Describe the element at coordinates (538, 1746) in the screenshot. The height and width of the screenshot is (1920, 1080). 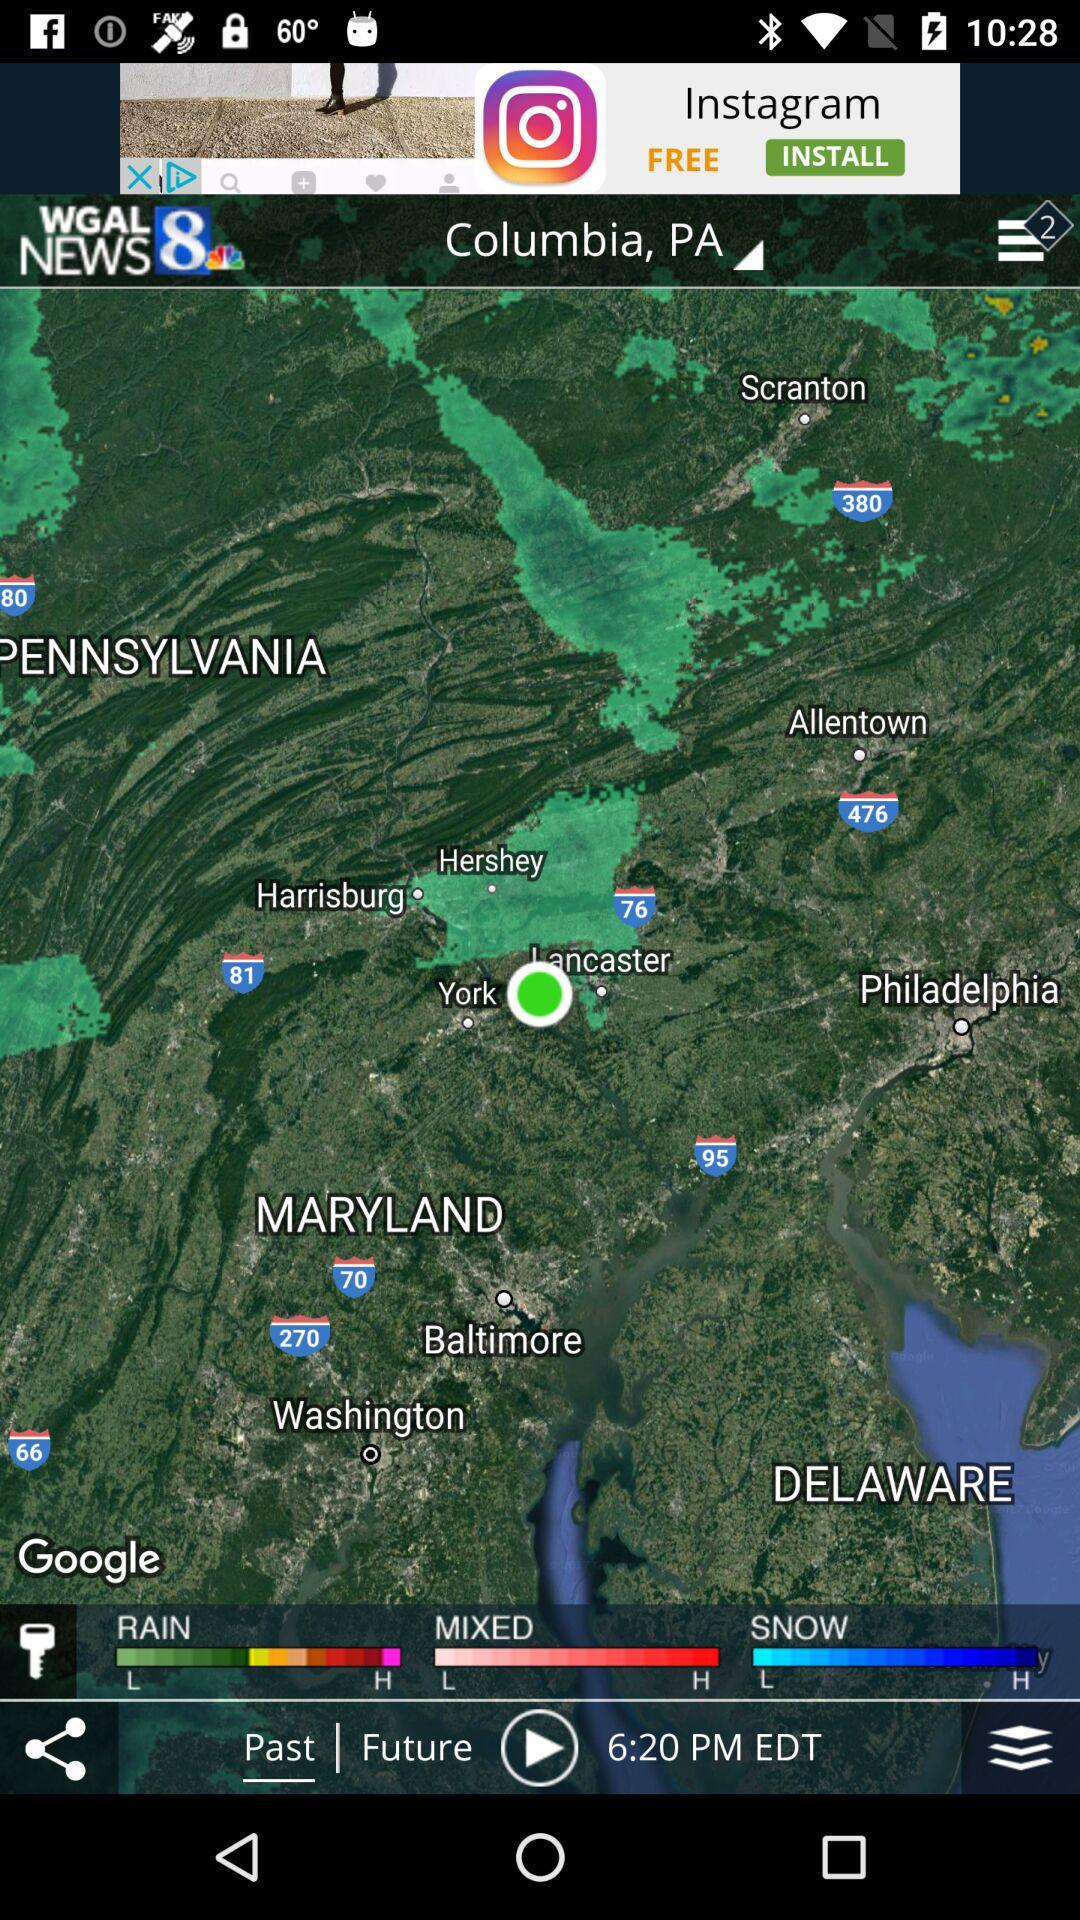
I see `the video` at that location.